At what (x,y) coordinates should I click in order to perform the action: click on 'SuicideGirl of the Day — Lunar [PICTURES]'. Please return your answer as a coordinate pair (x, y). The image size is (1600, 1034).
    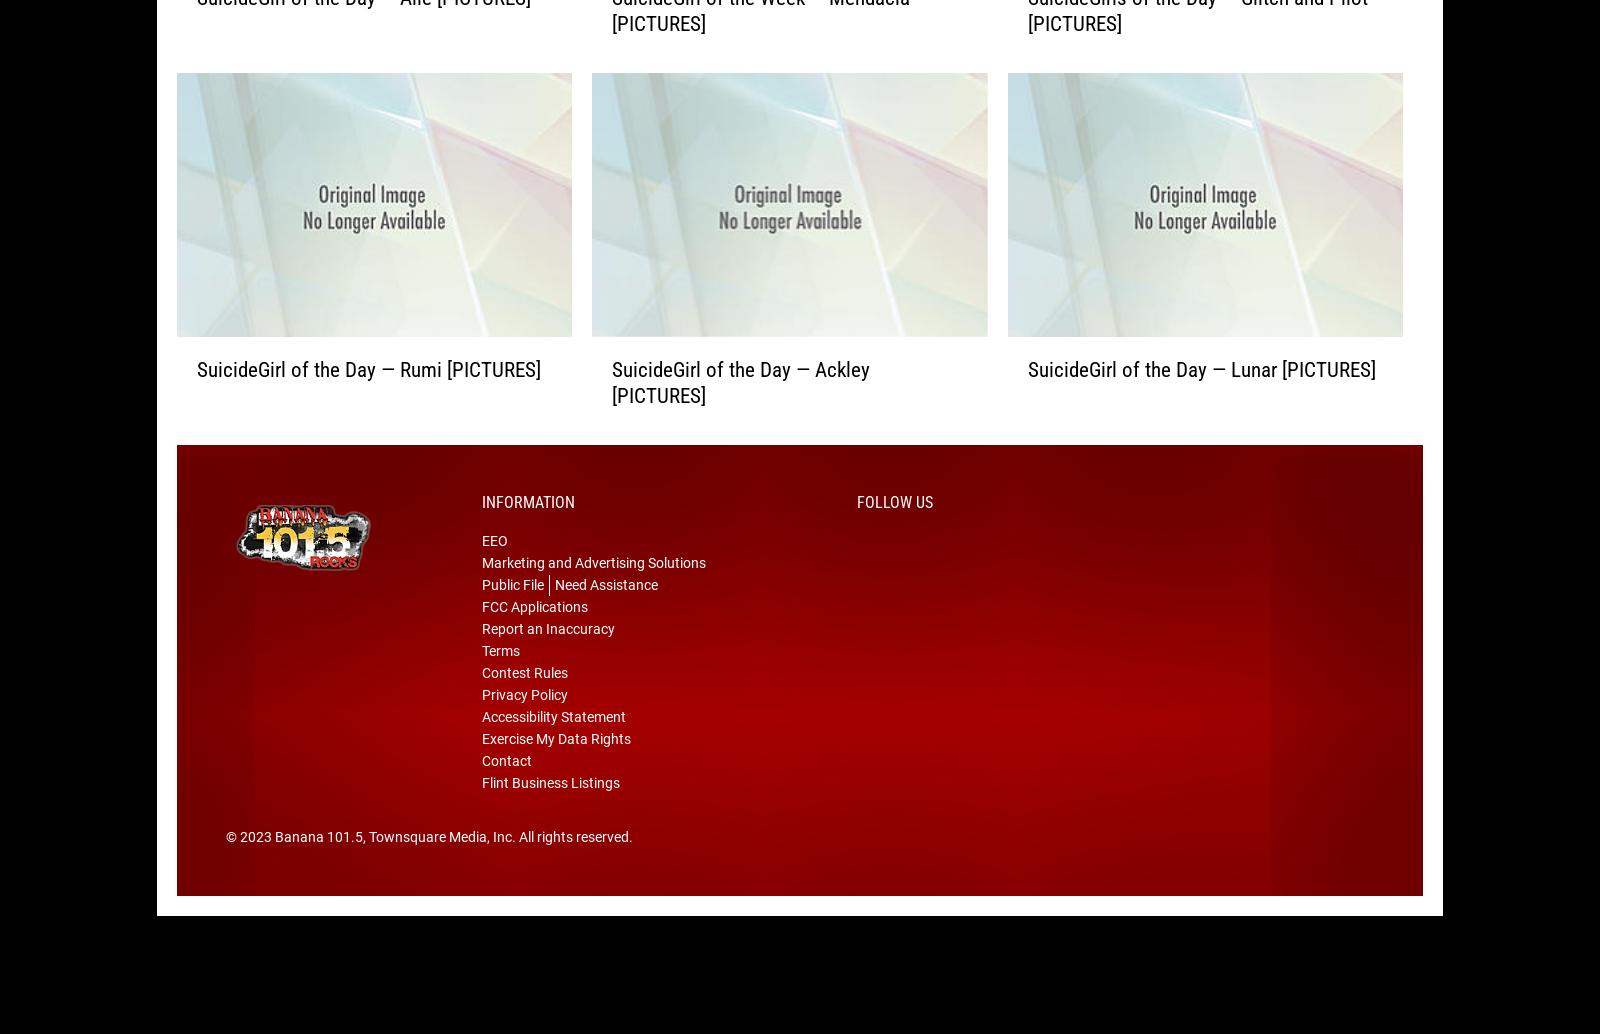
    Looking at the image, I should click on (1200, 399).